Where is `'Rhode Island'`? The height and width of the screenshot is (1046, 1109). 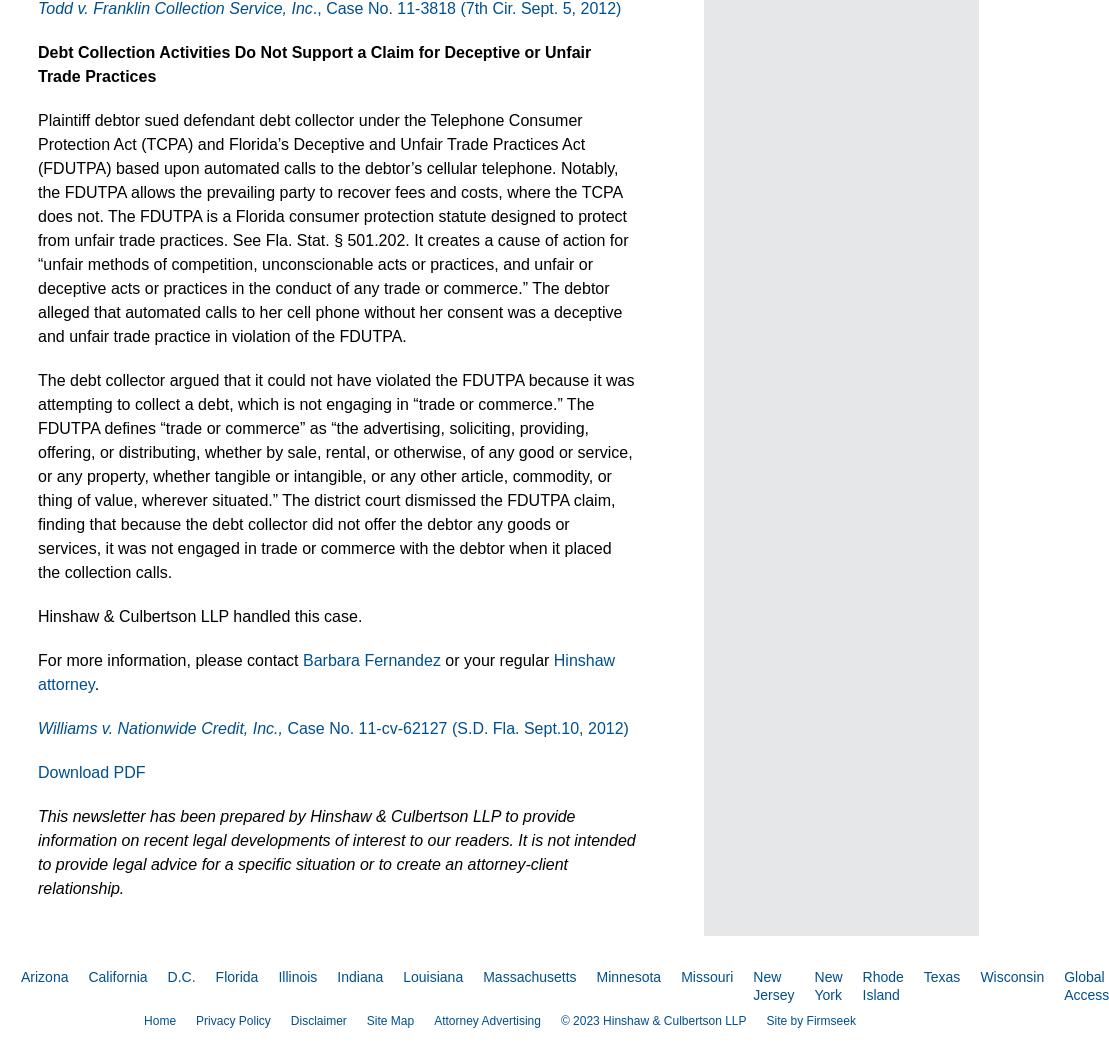
'Rhode Island' is located at coordinates (881, 984).